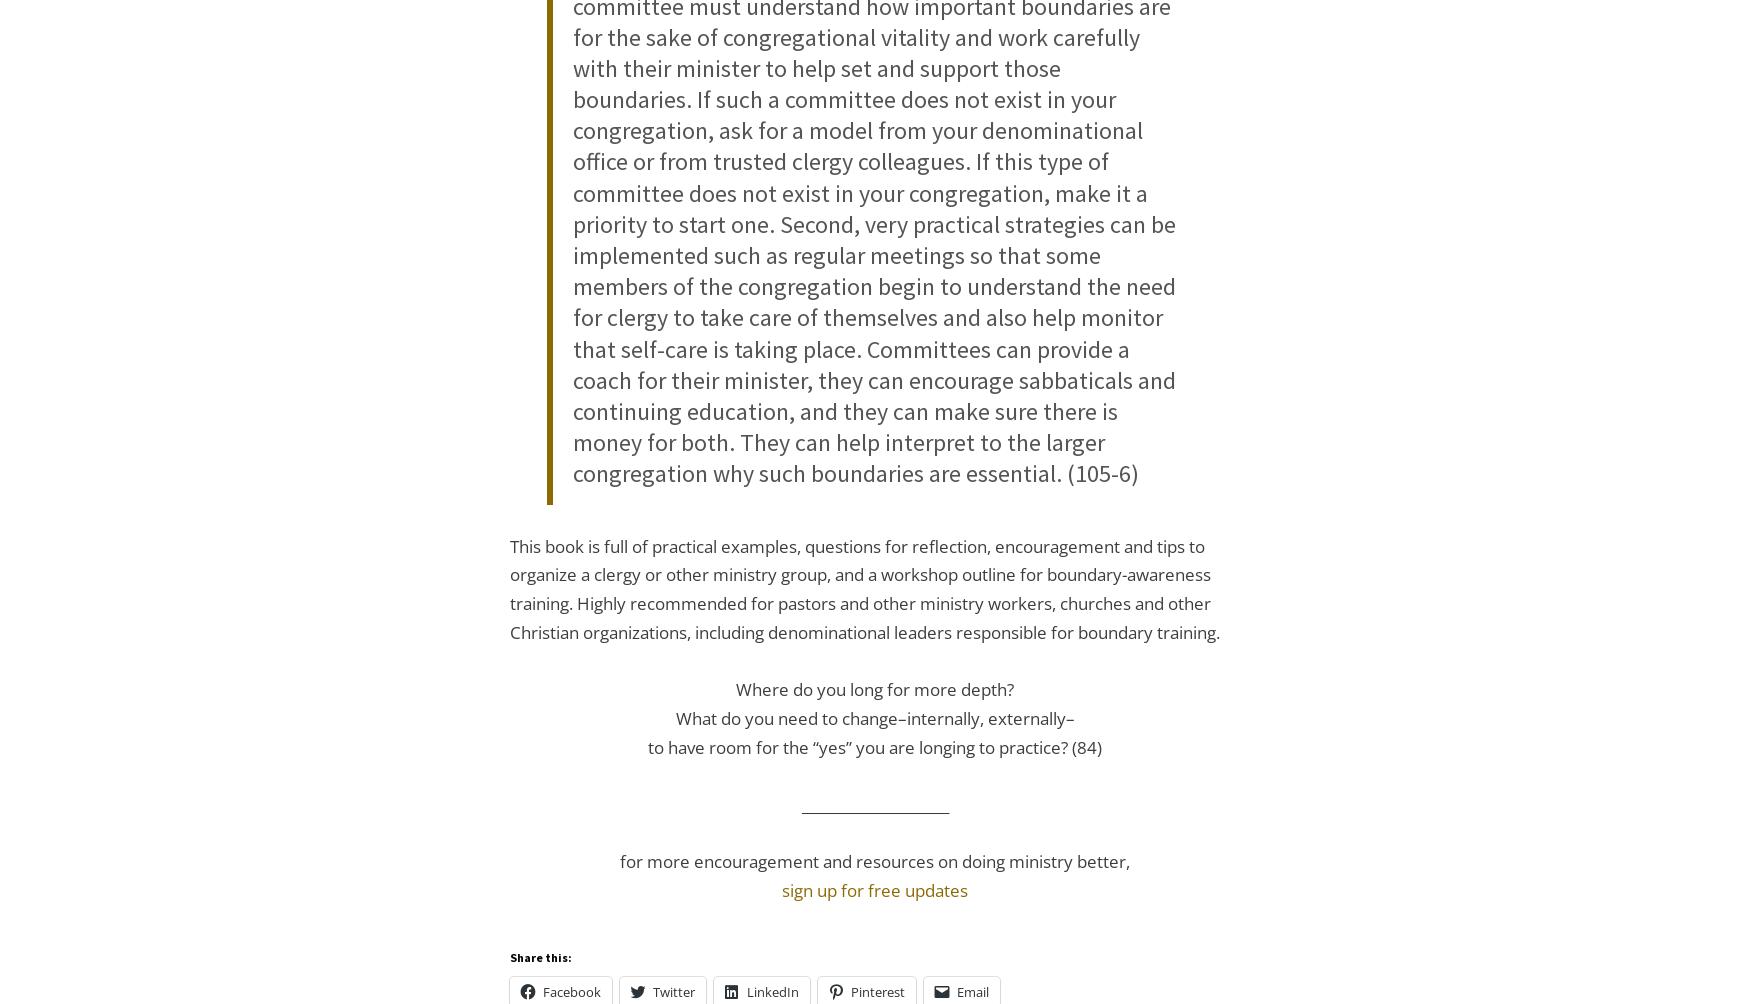  I want to click on 'Facebook', so click(542, 990).